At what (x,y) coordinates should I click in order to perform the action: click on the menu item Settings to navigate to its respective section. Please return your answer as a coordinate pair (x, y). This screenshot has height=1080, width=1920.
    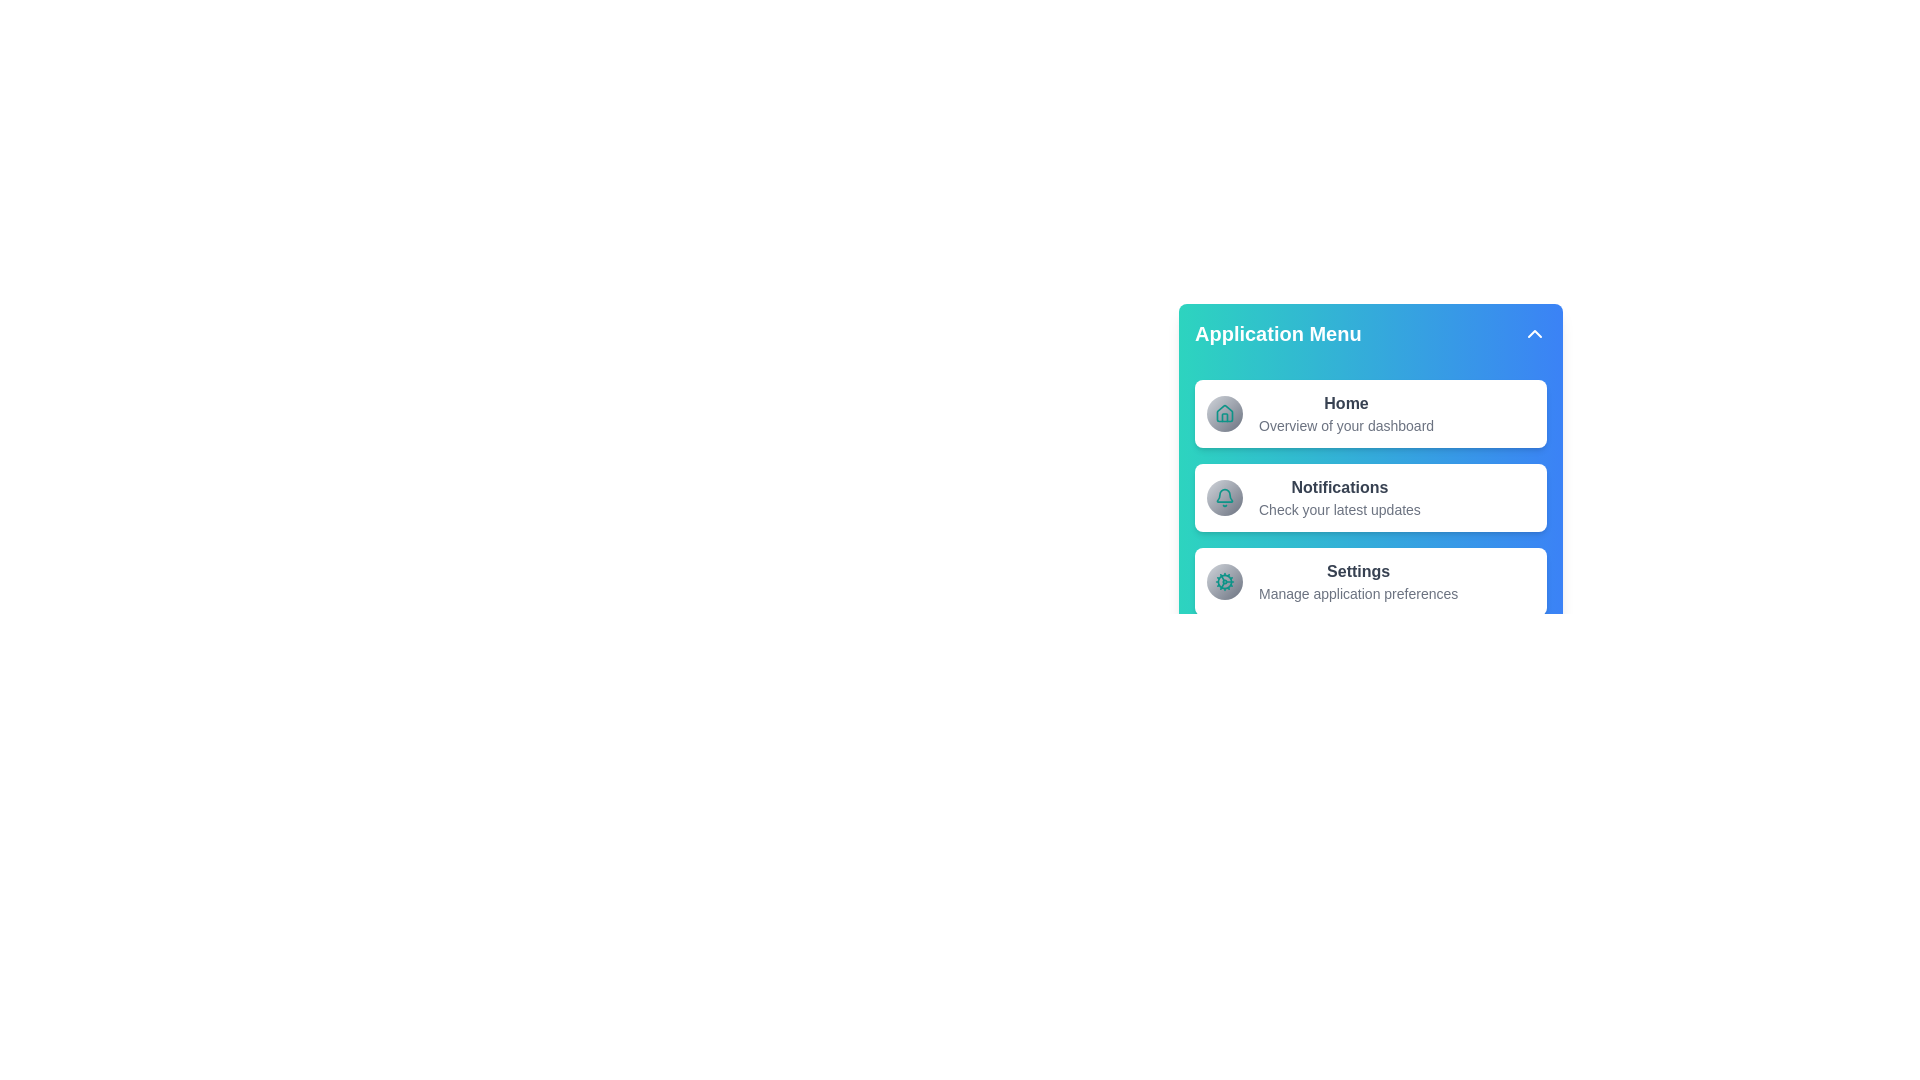
    Looking at the image, I should click on (1370, 582).